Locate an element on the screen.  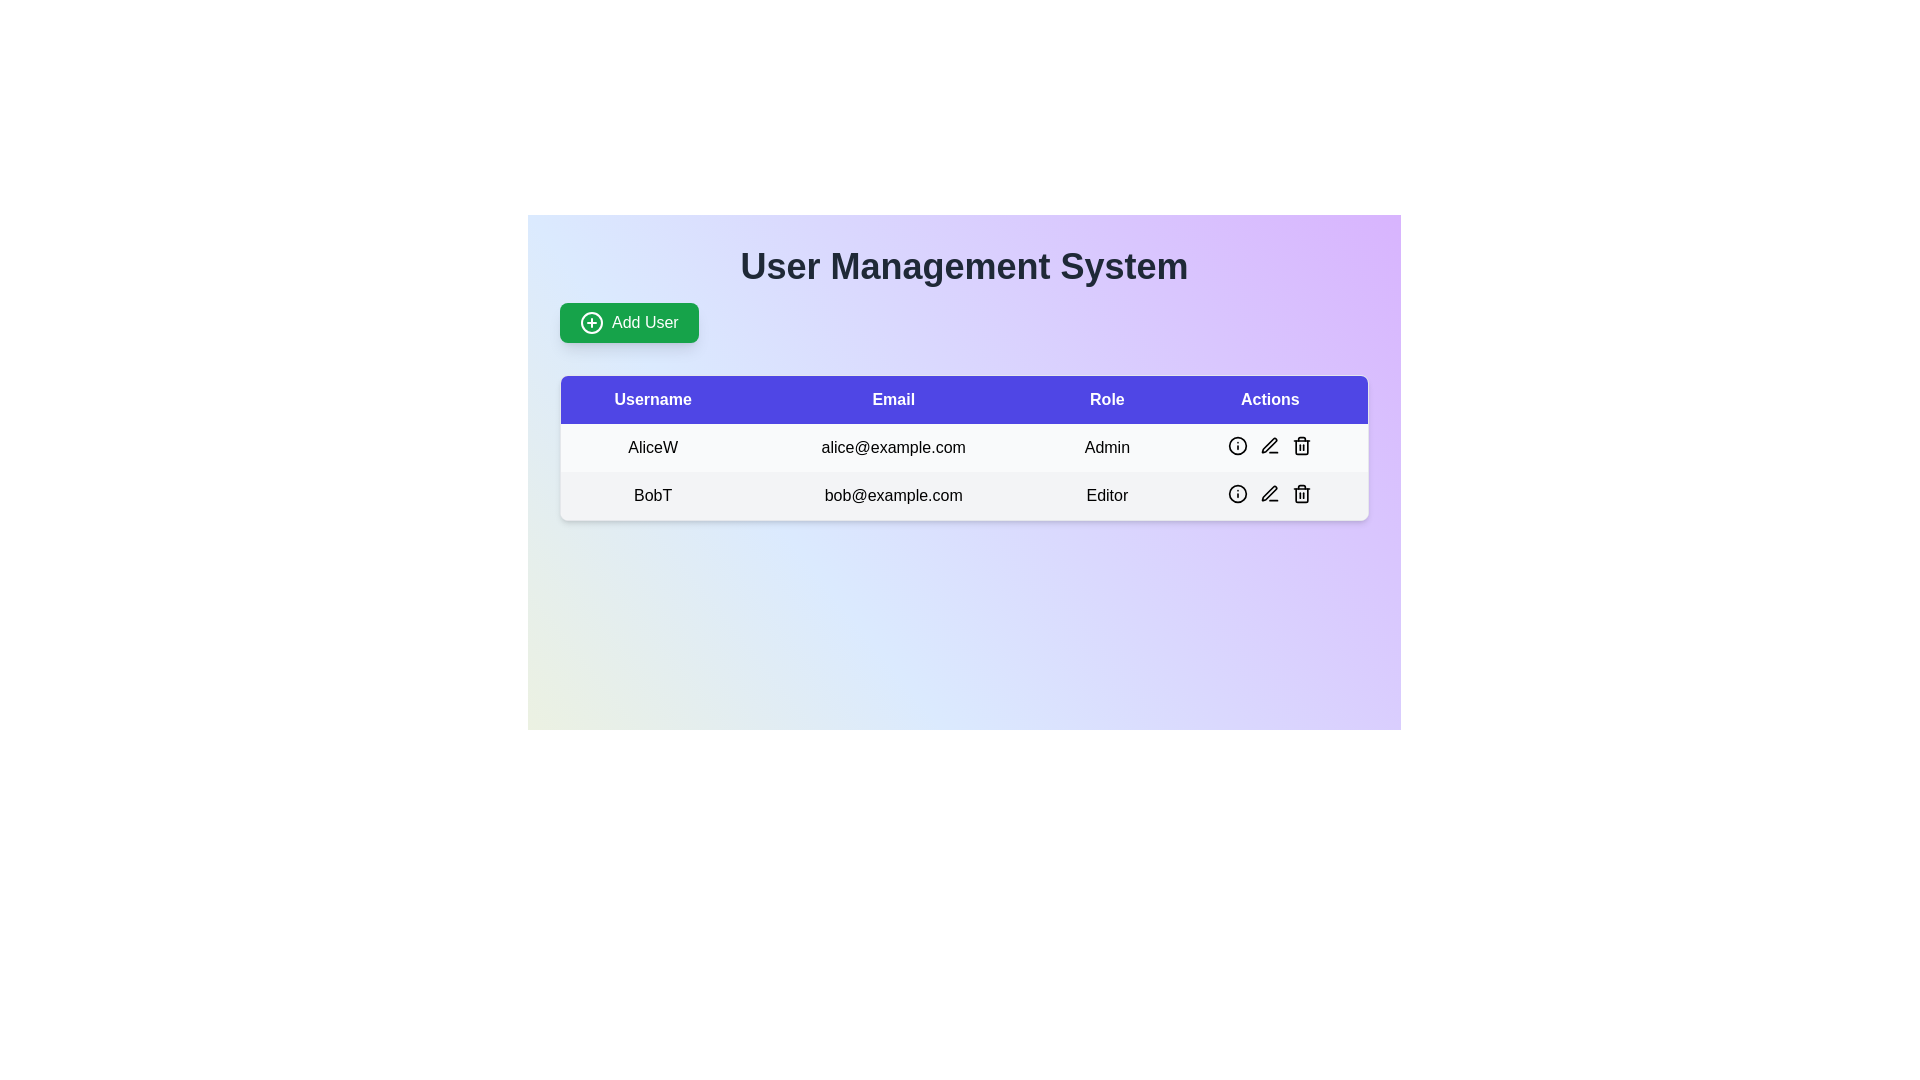
the 'Add User' button located below the 'User Management System' header is located at coordinates (628, 322).